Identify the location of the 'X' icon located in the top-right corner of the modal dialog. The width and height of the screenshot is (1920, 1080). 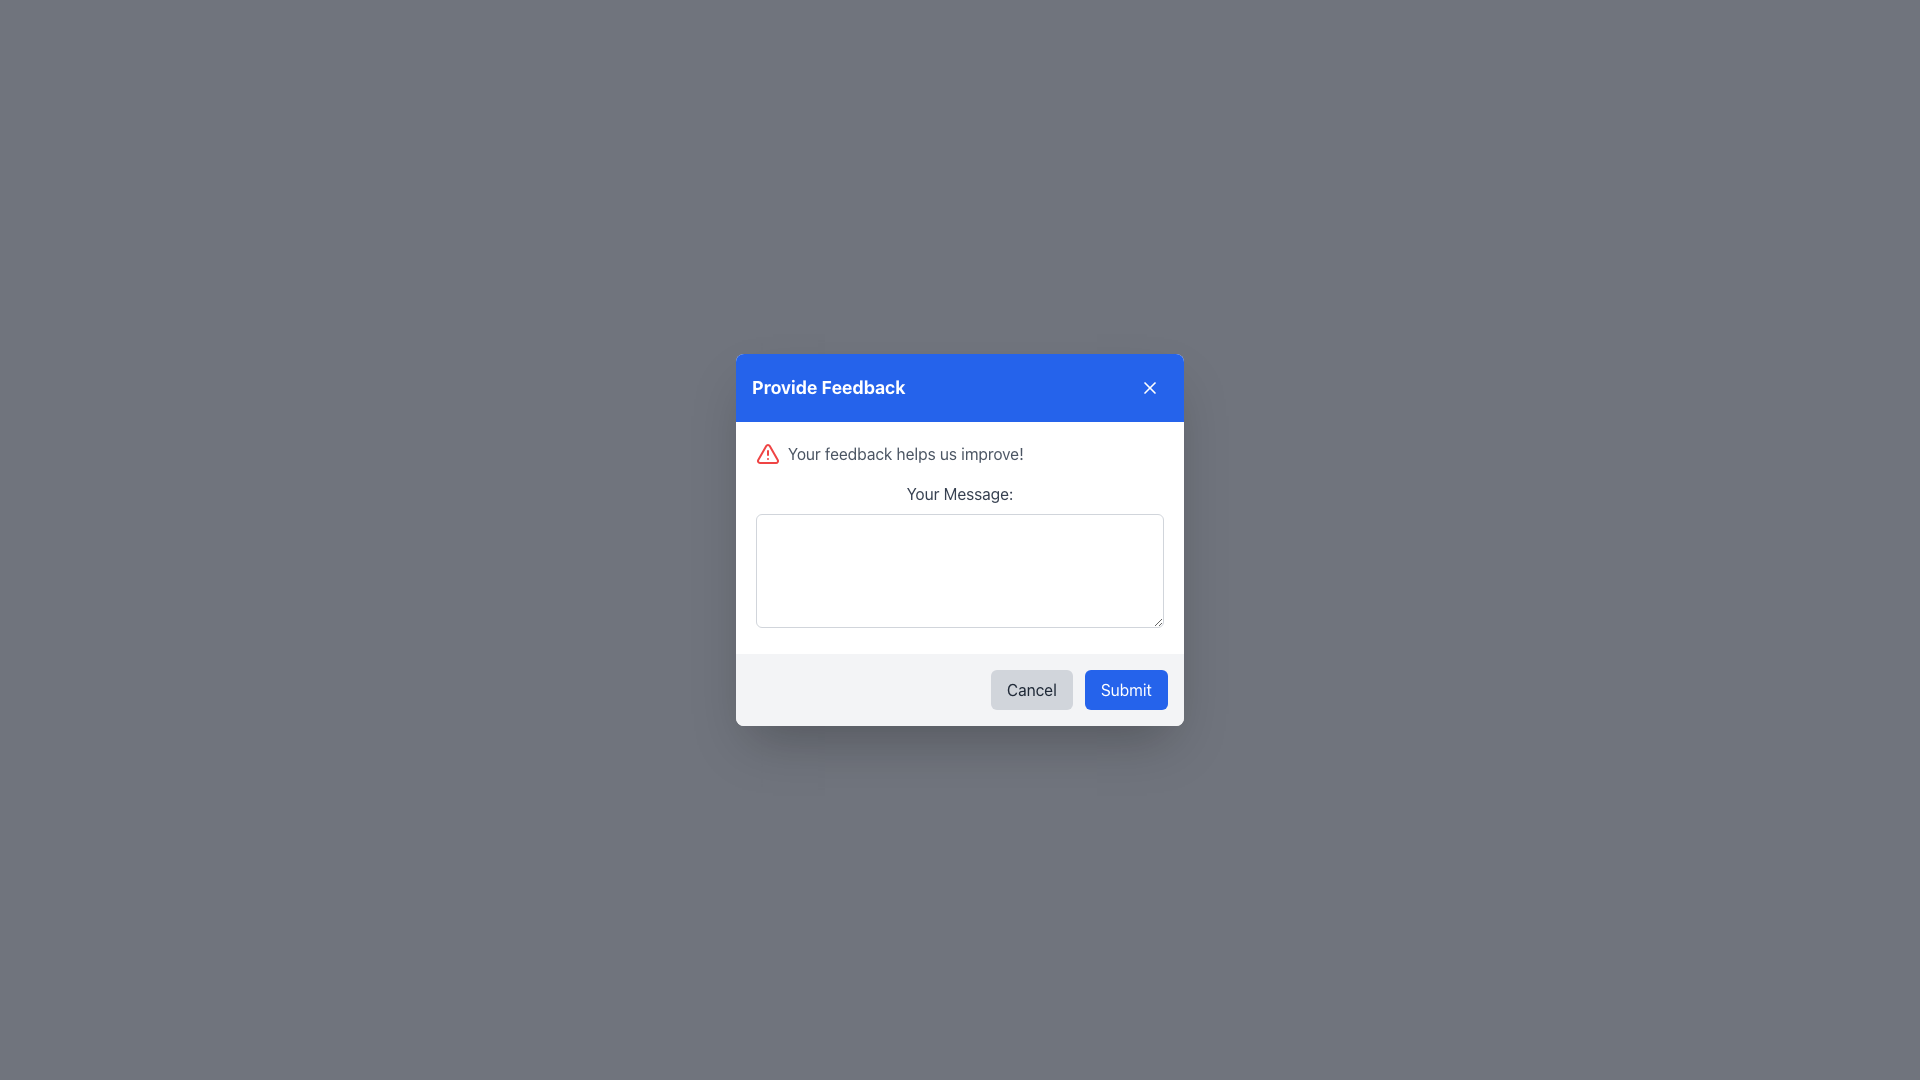
(1150, 388).